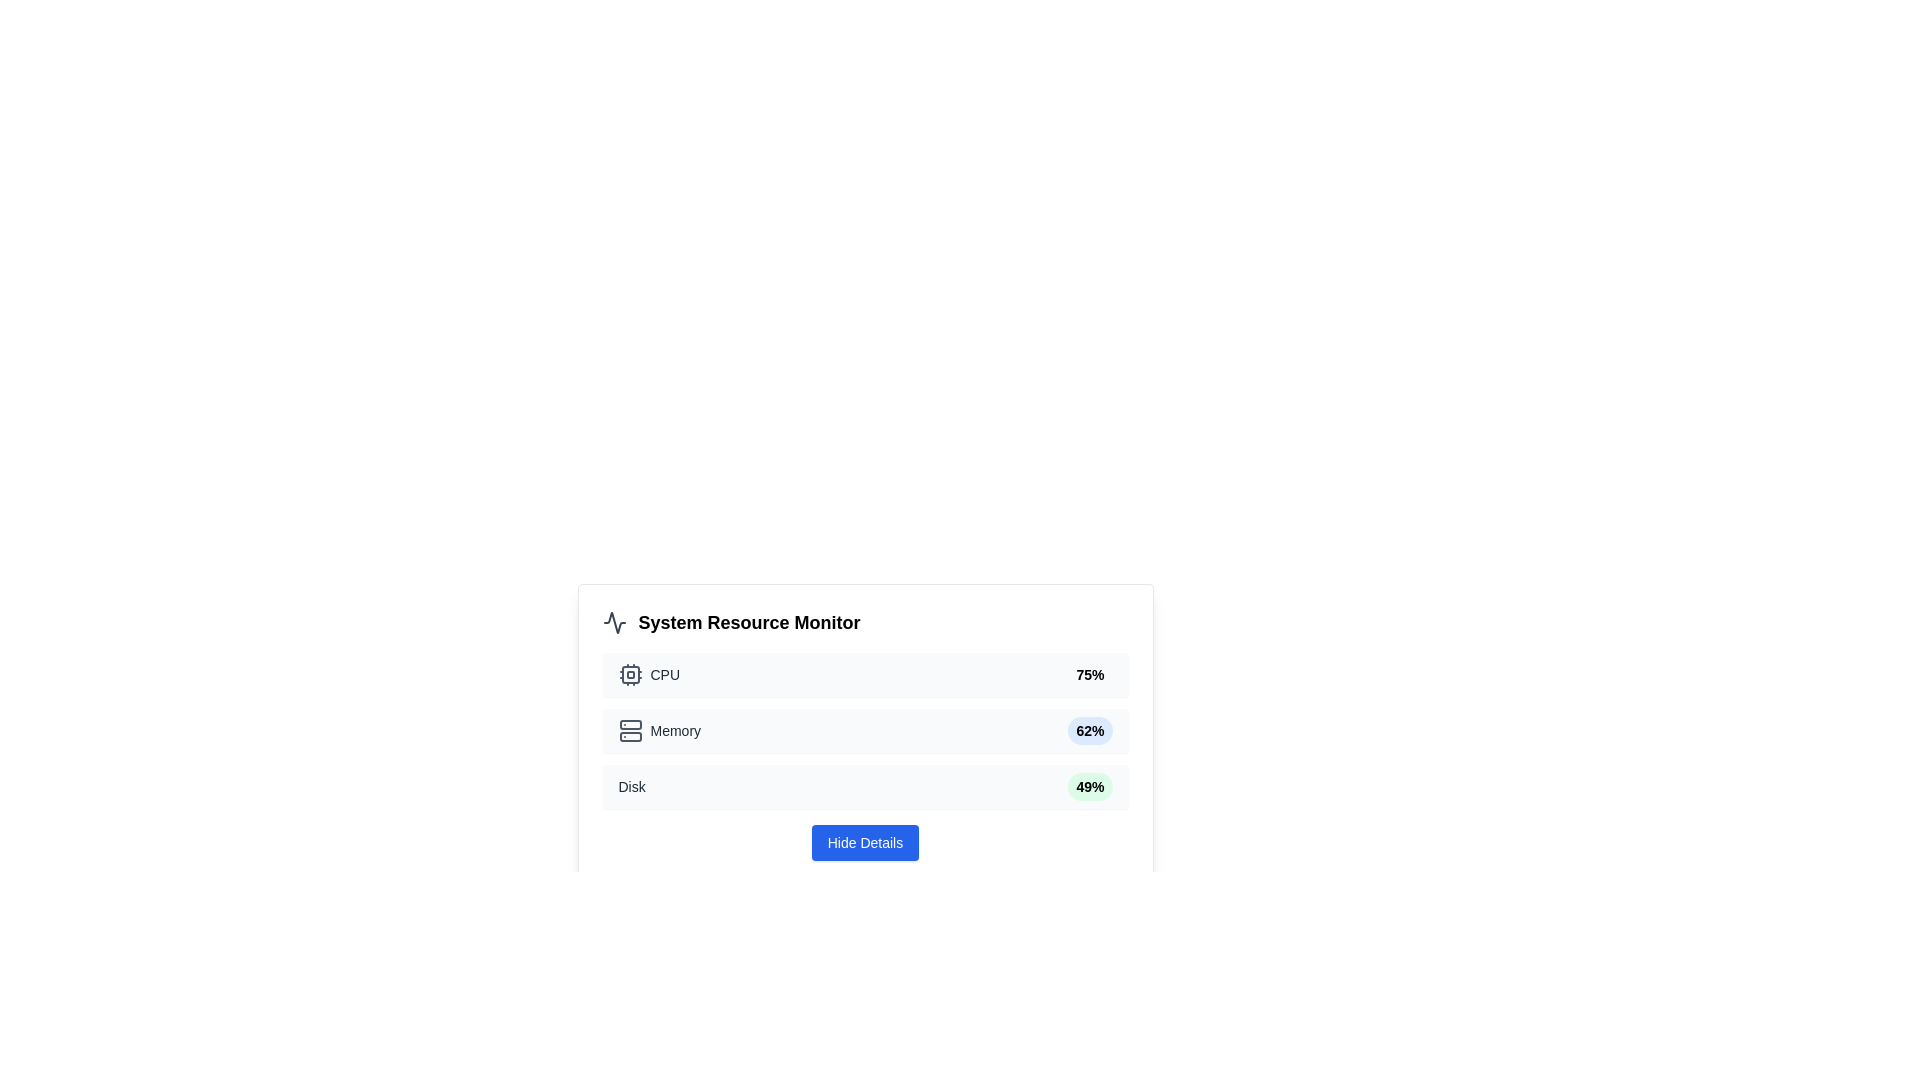 This screenshot has width=1920, height=1080. I want to click on the button located below the disk usage information in the 'System Resource Monitor' section, so click(865, 843).